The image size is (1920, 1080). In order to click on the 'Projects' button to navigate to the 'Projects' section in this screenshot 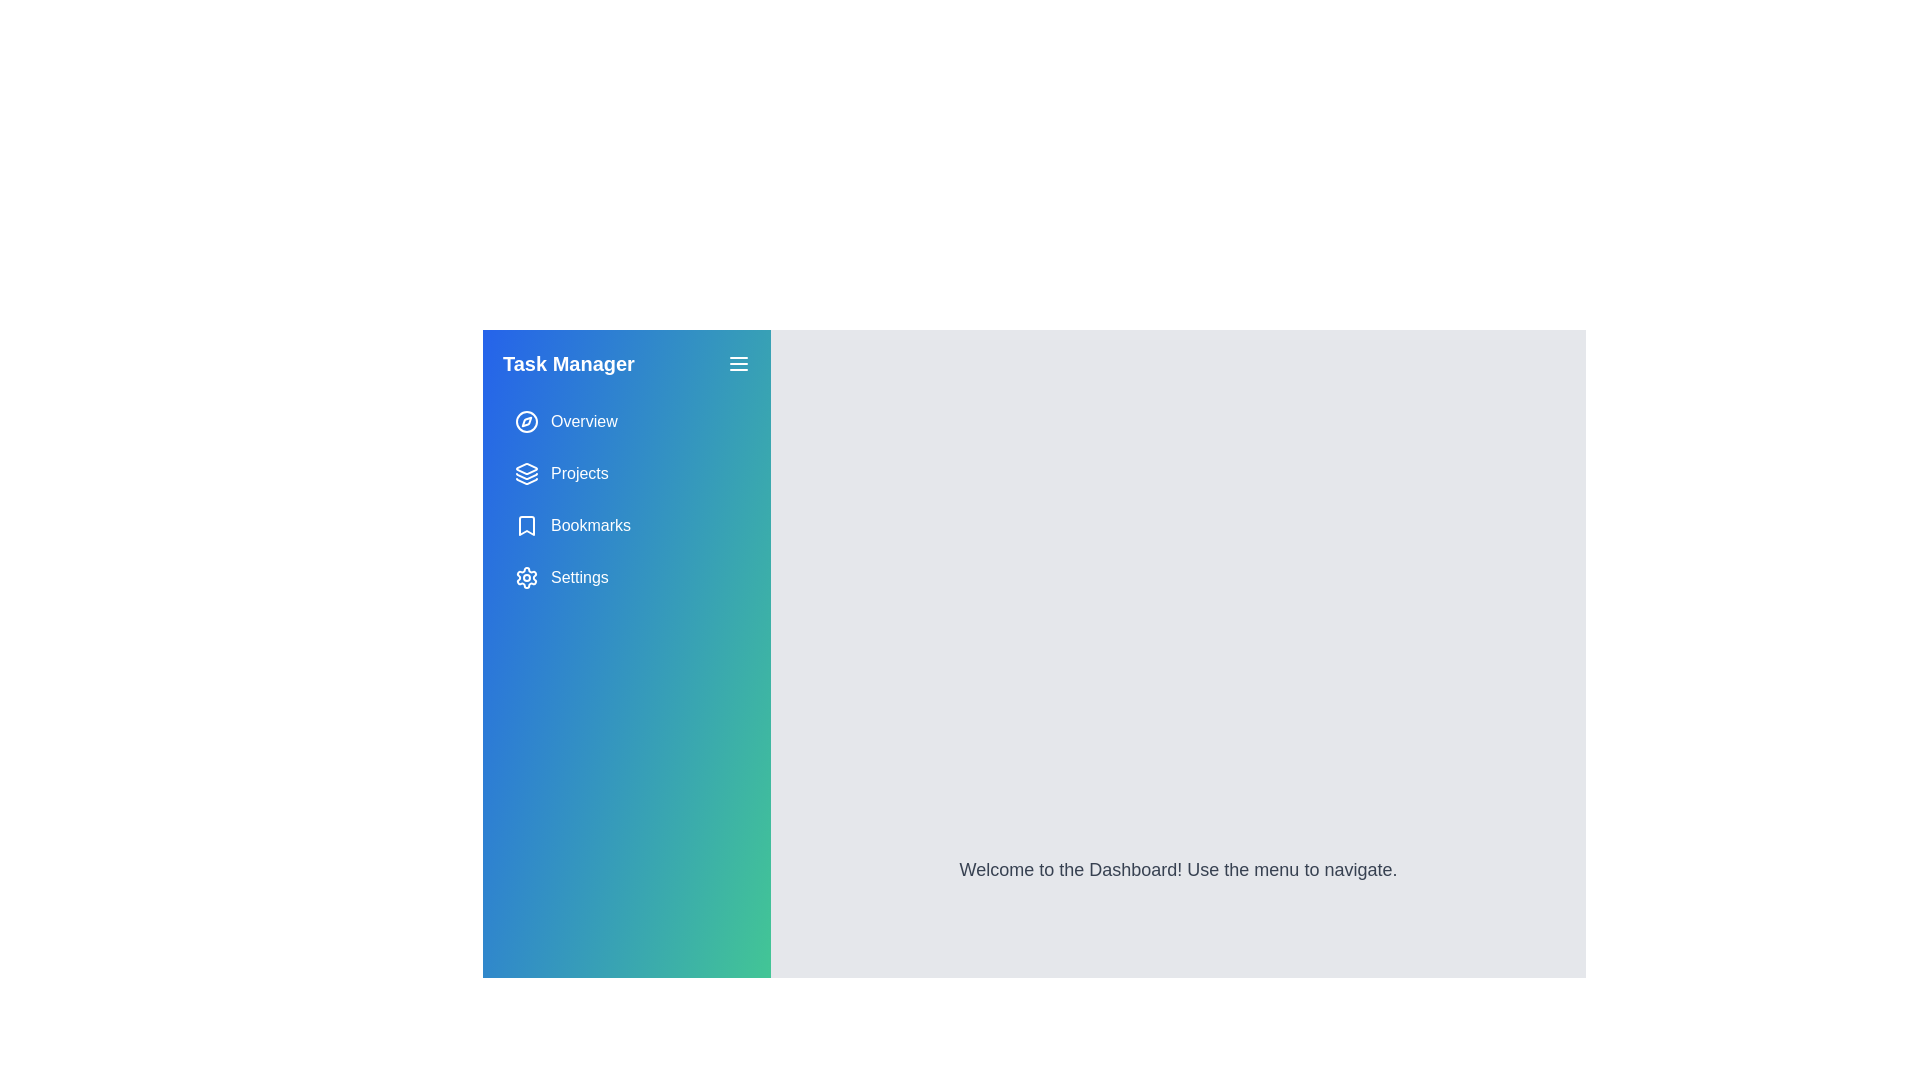, I will do `click(626, 474)`.